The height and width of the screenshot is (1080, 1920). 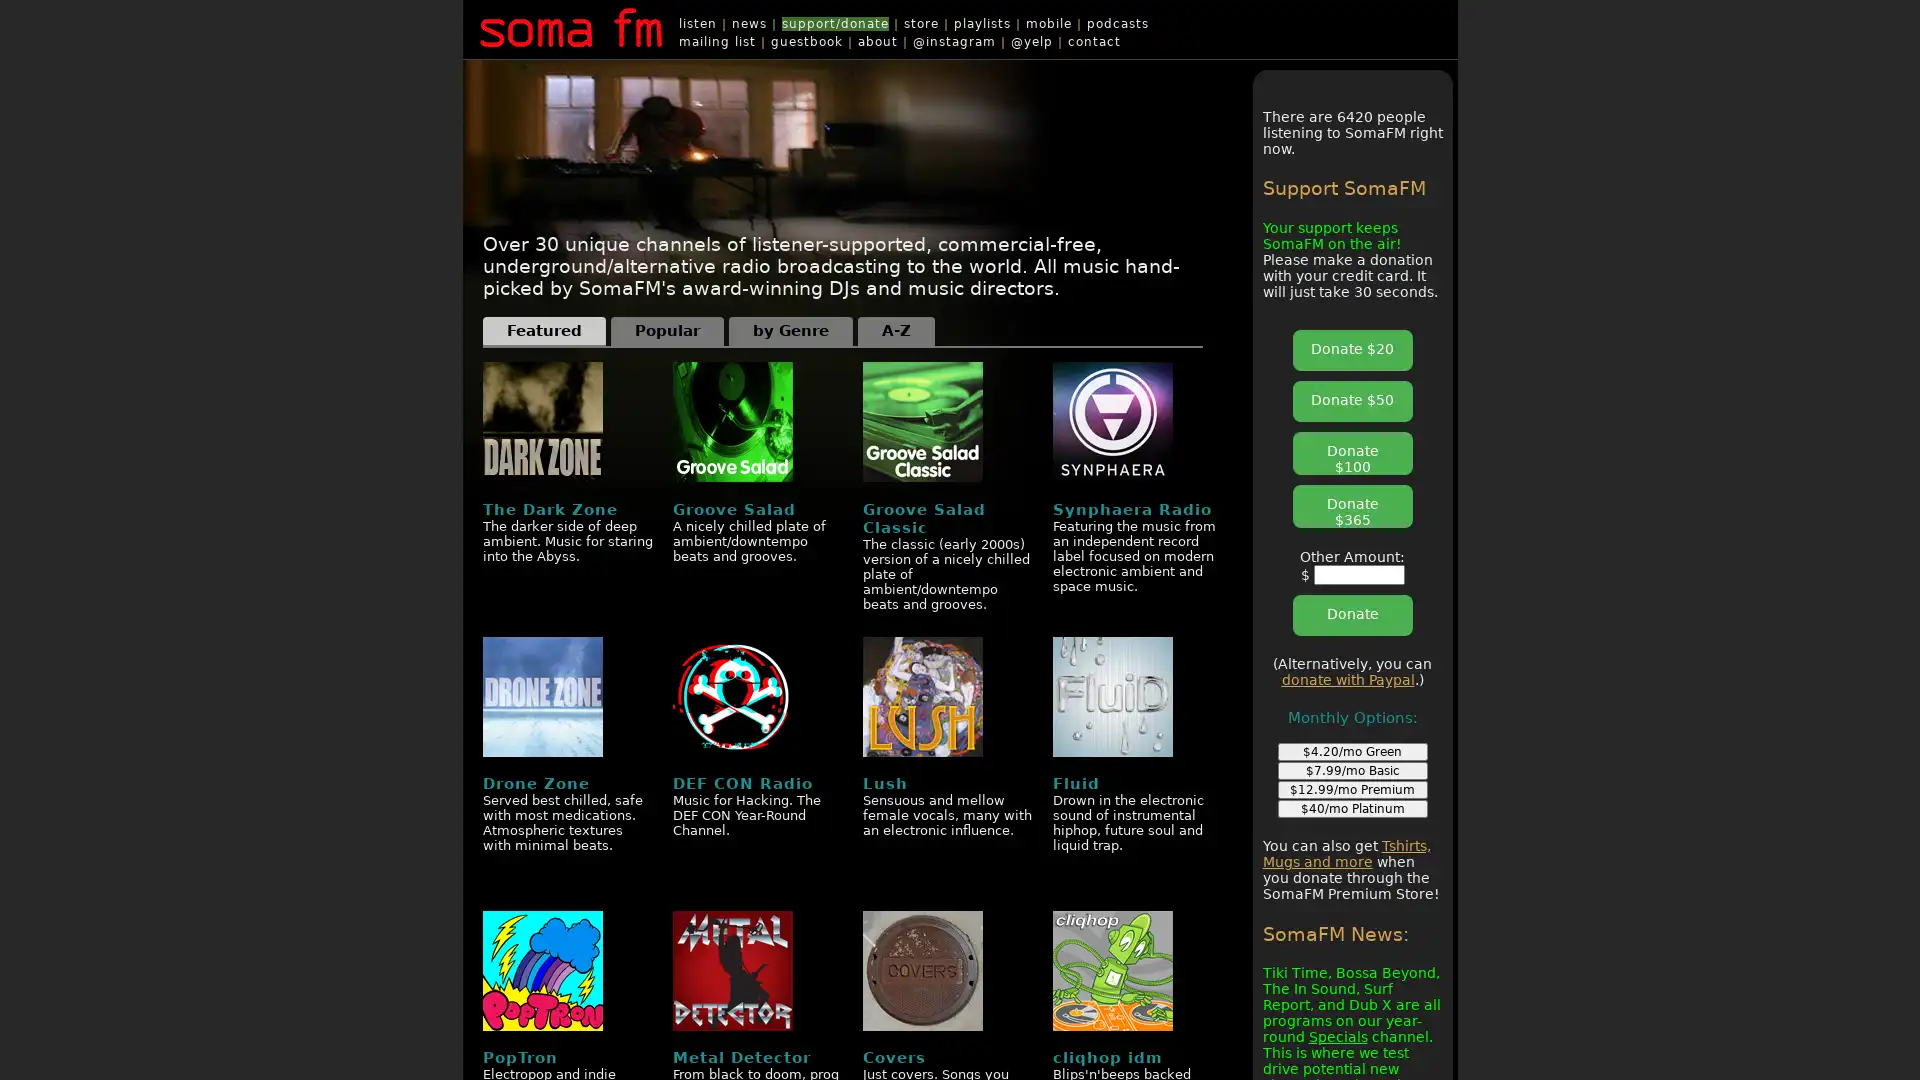 I want to click on $4.20/mo Green, so click(x=1352, y=751).